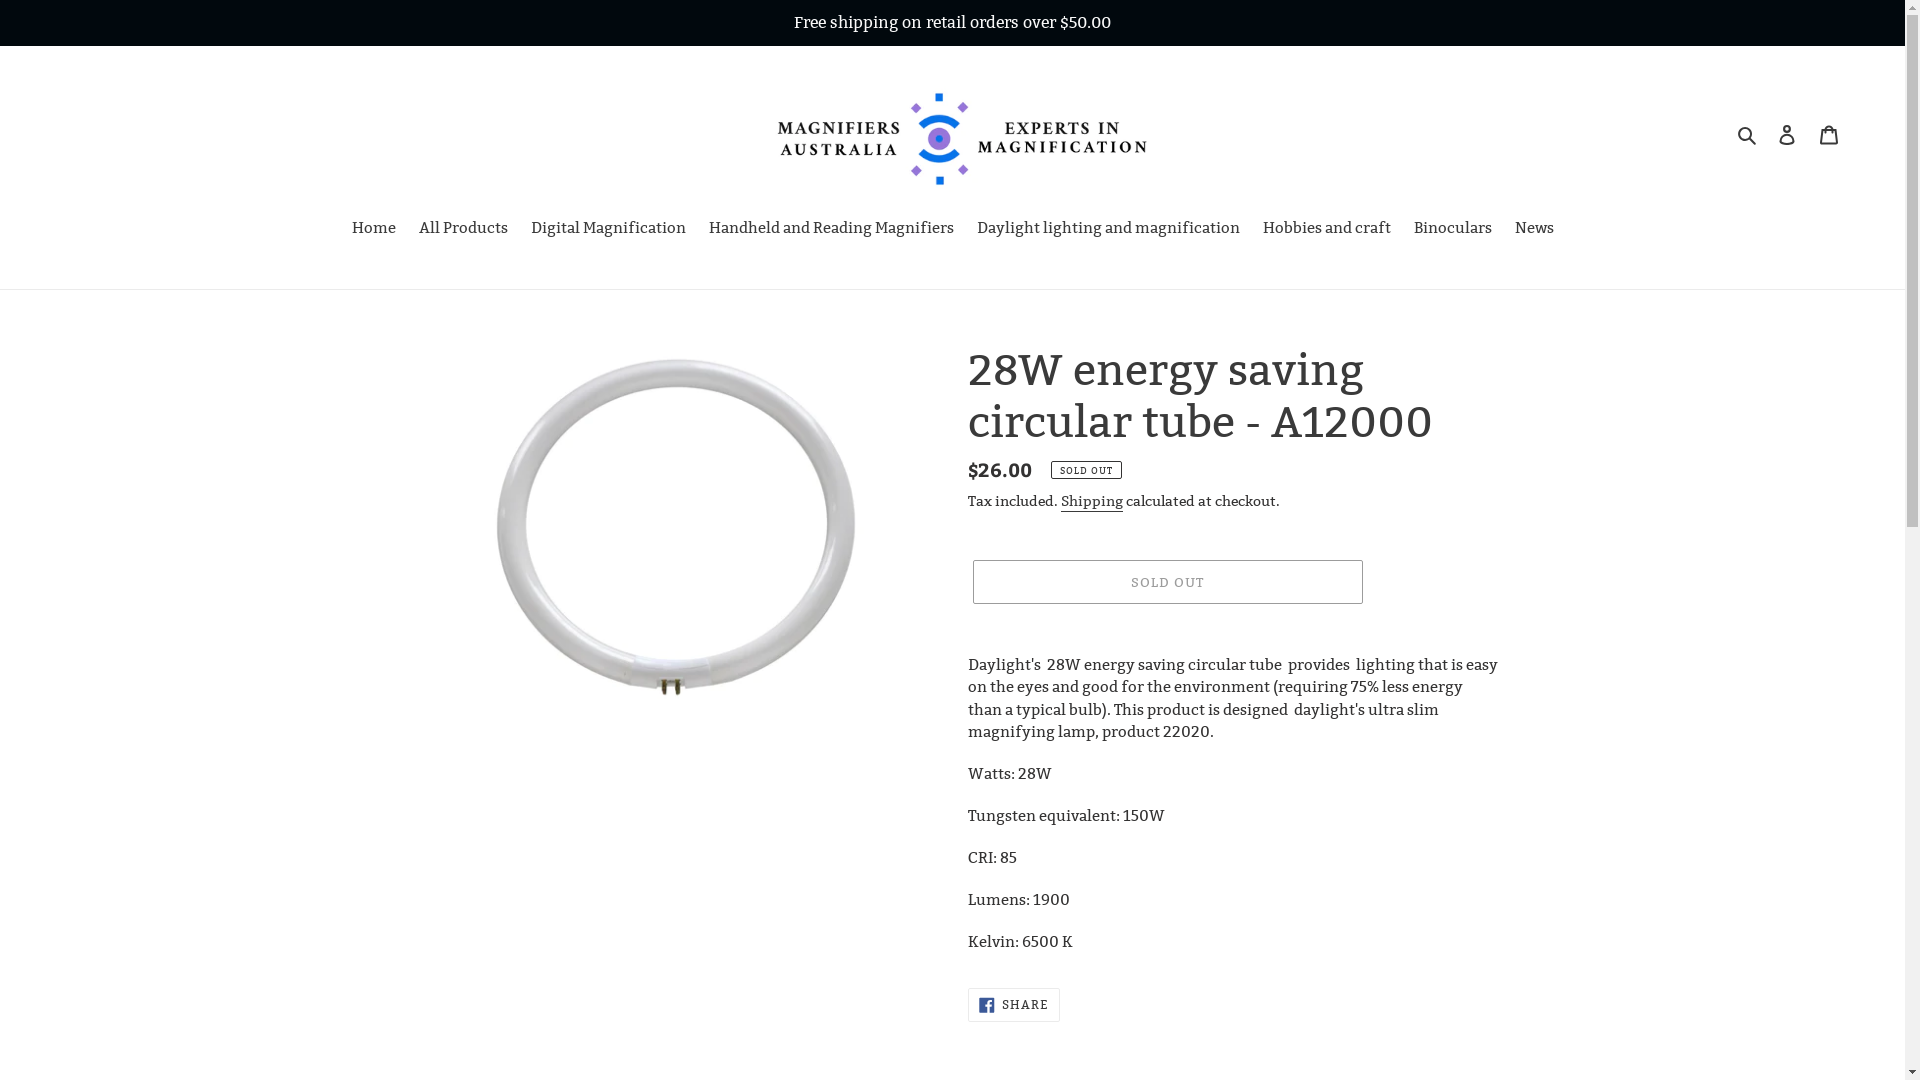 Image resolution: width=1920 pixels, height=1080 pixels. Describe the element at coordinates (1786, 134) in the screenshot. I see `'Log in'` at that location.